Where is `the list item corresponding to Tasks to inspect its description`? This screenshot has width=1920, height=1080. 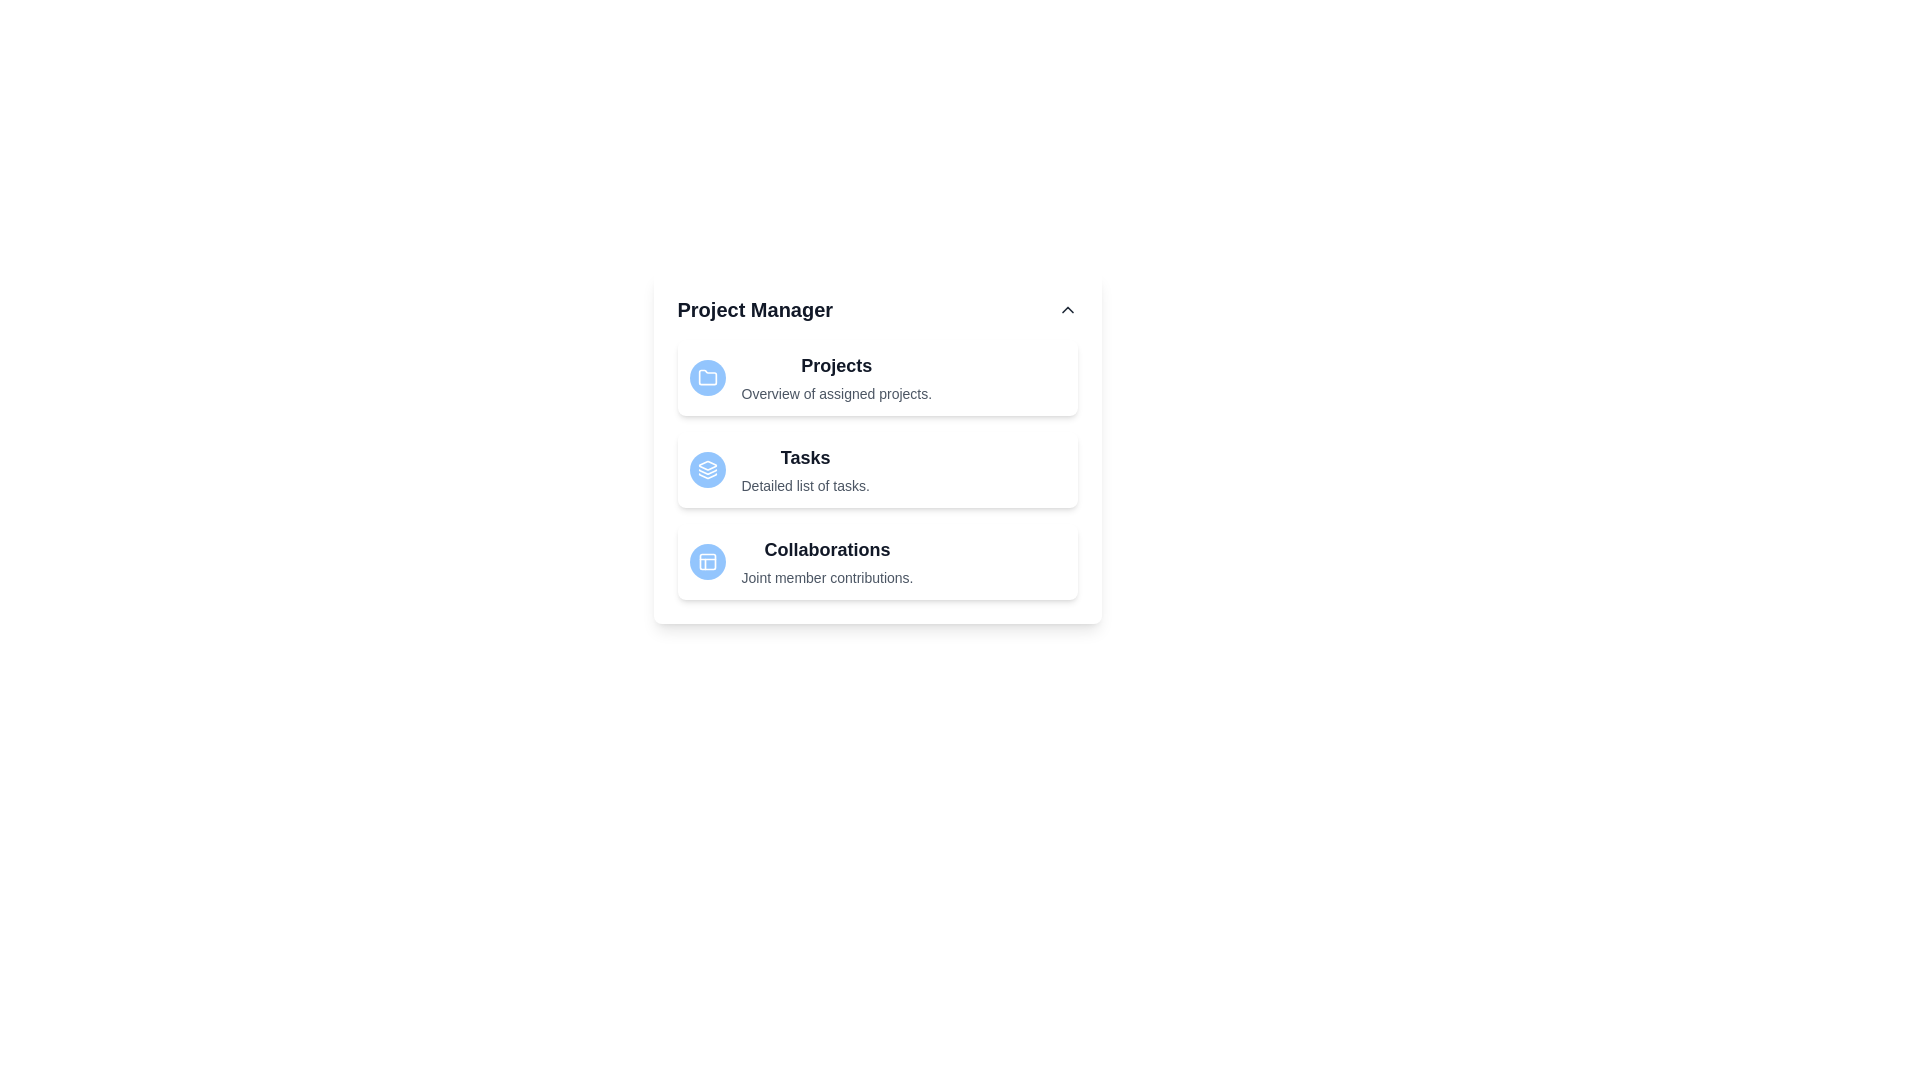
the list item corresponding to Tasks to inspect its description is located at coordinates (800, 470).